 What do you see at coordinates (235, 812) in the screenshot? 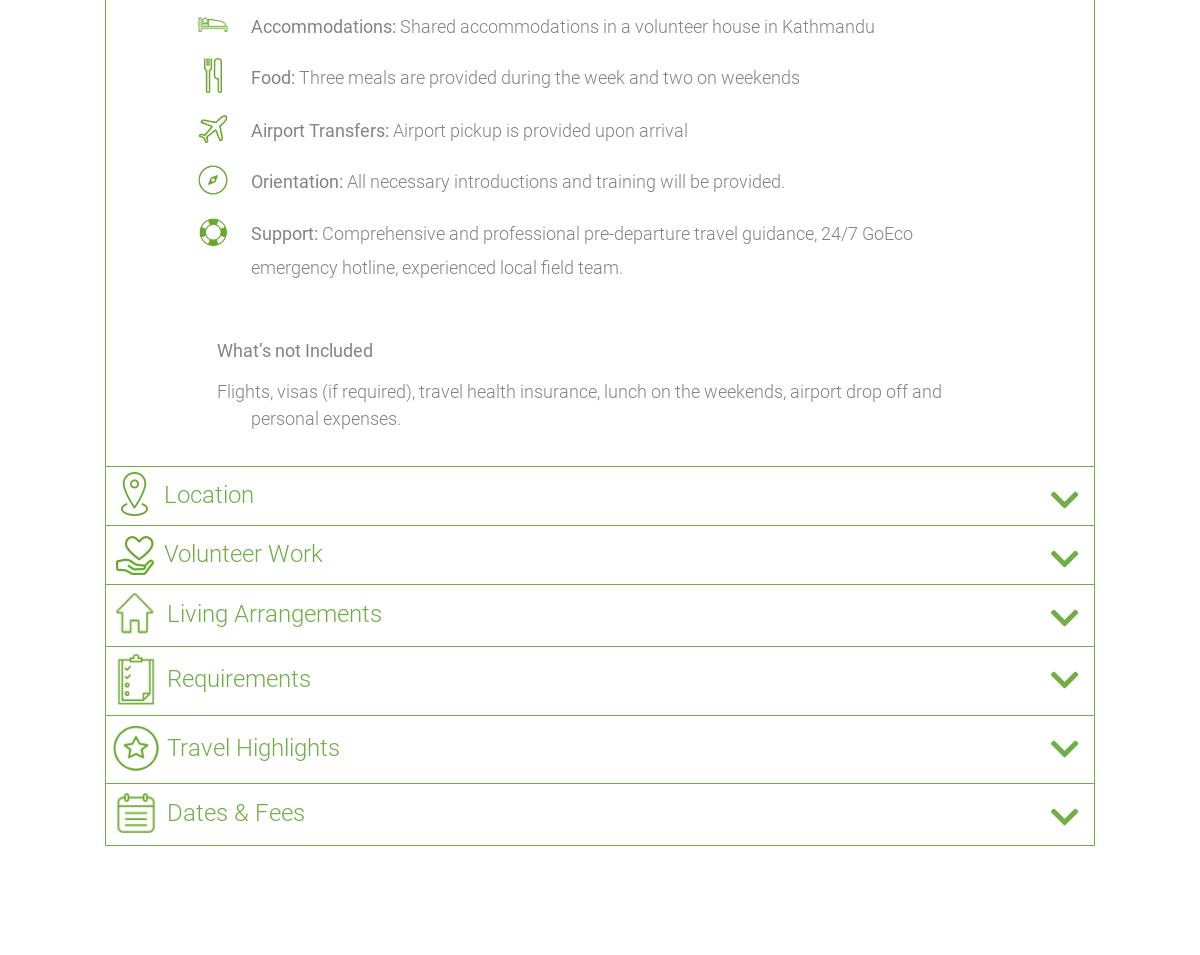
I see `'Dates & Fees'` at bounding box center [235, 812].